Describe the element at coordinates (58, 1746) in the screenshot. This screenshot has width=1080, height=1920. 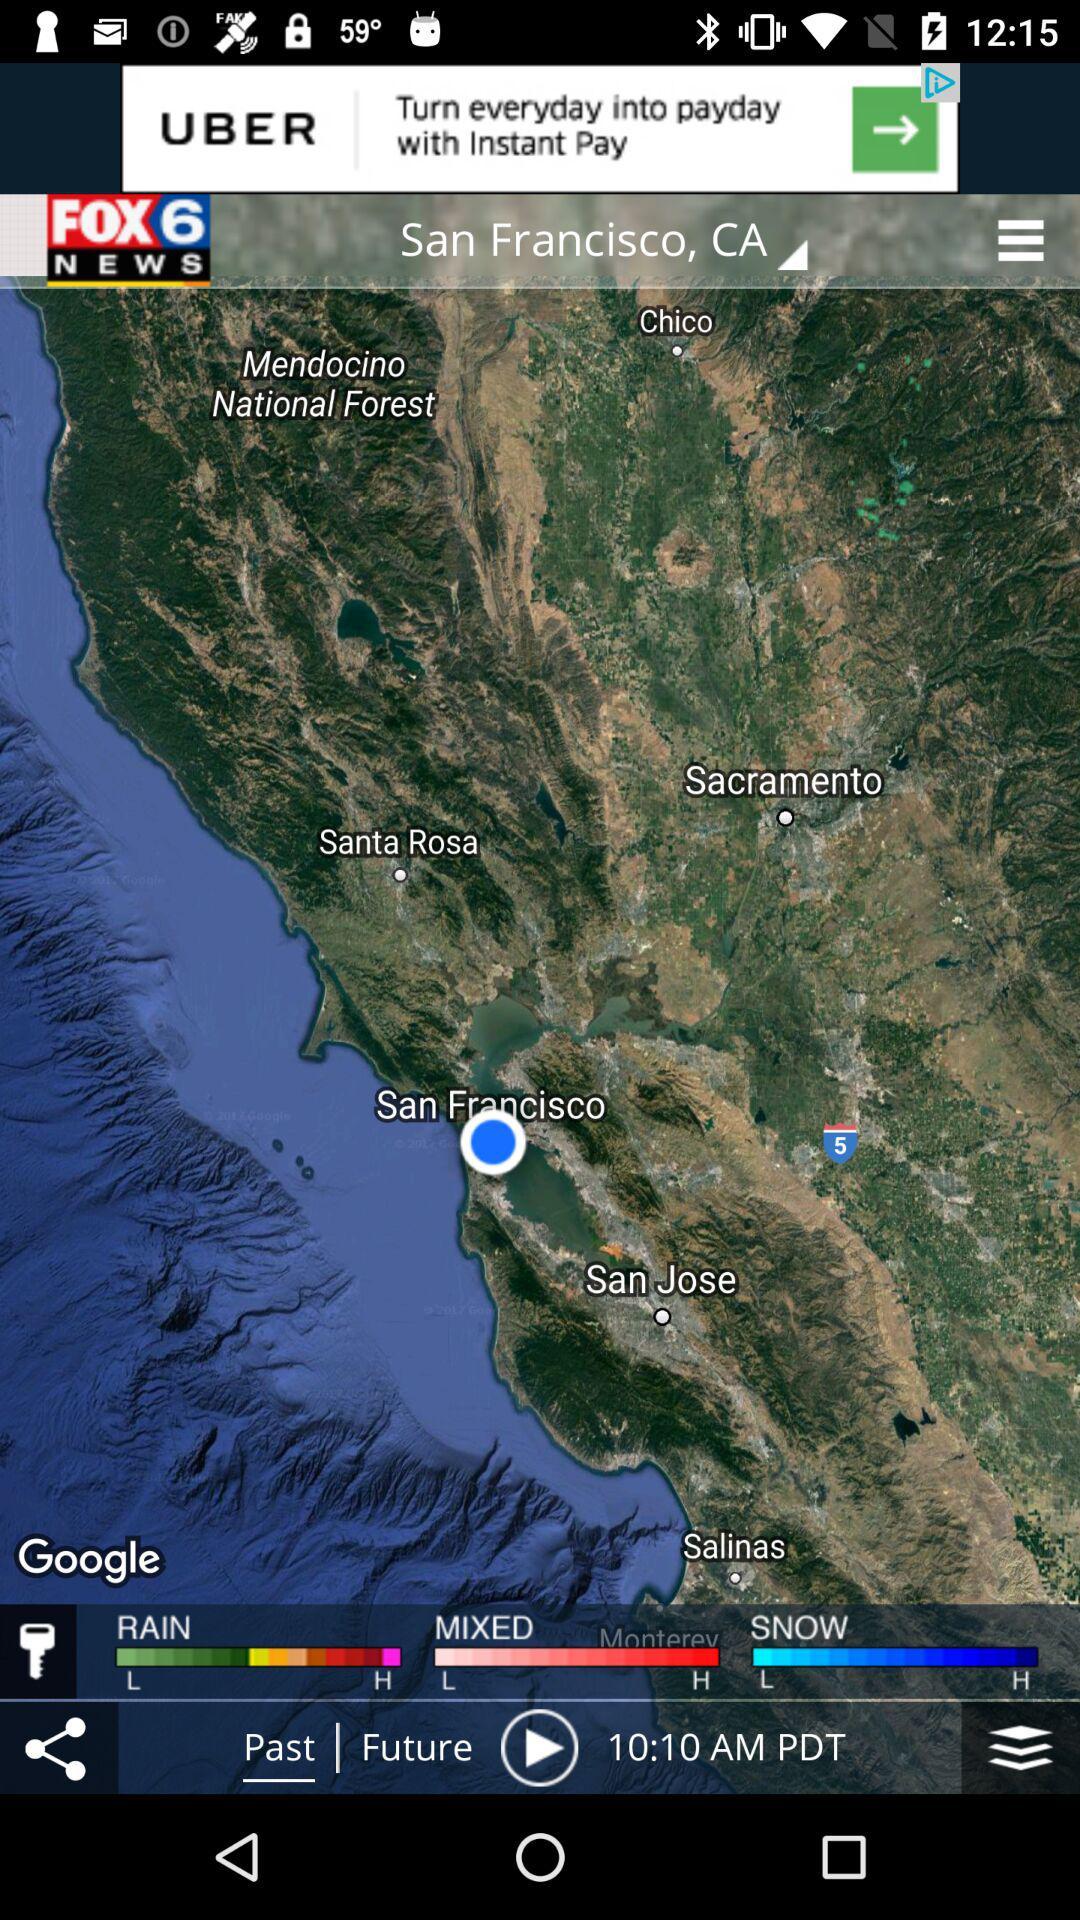
I see `the share icon` at that location.